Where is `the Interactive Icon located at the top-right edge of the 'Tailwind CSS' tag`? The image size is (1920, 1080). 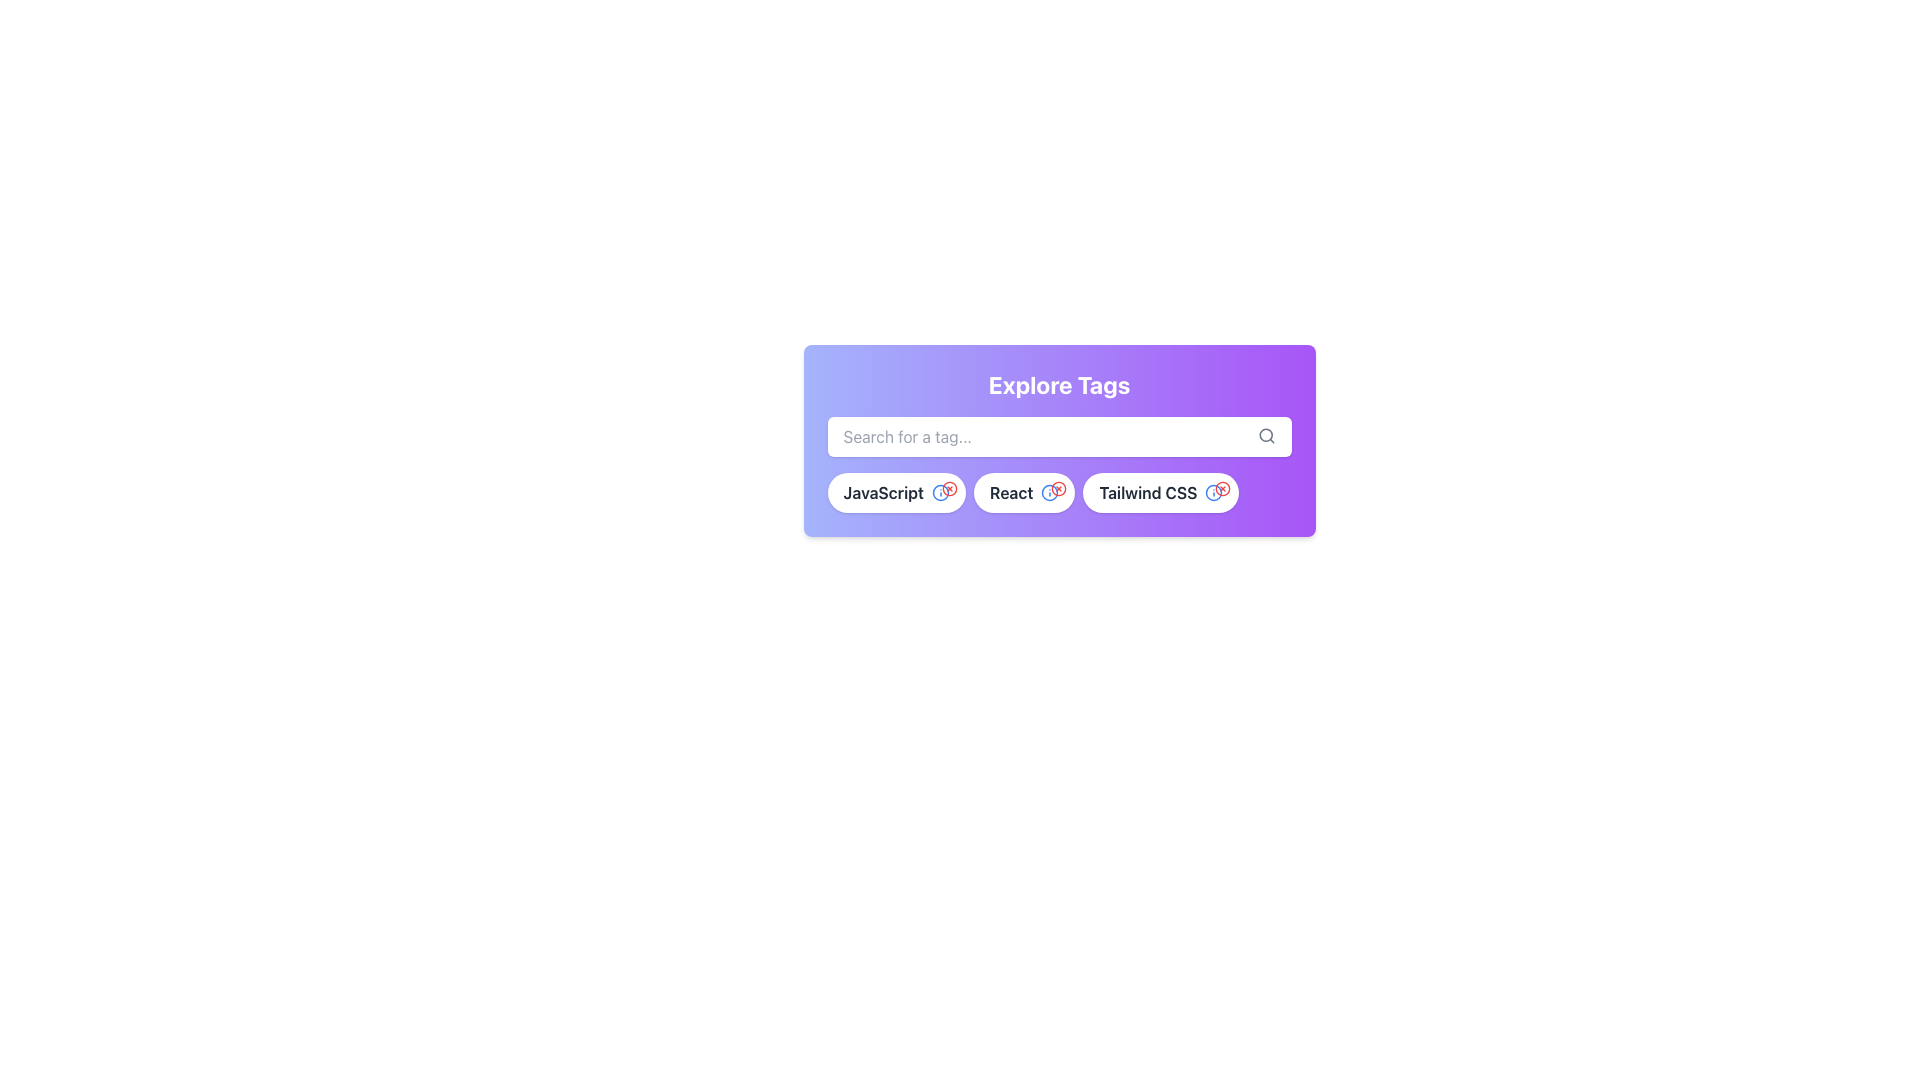 the Interactive Icon located at the top-right edge of the 'Tailwind CSS' tag is located at coordinates (1222, 489).